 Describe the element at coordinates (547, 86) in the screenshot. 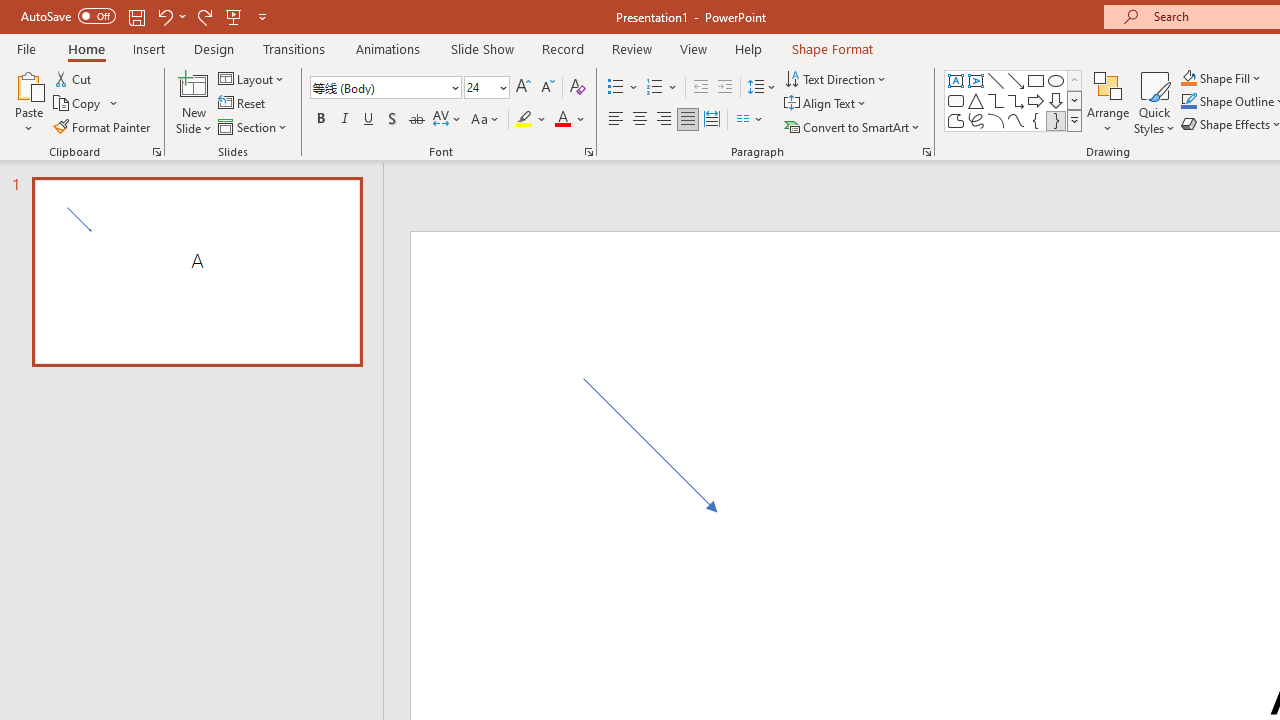

I see `'Decrease Font Size'` at that location.